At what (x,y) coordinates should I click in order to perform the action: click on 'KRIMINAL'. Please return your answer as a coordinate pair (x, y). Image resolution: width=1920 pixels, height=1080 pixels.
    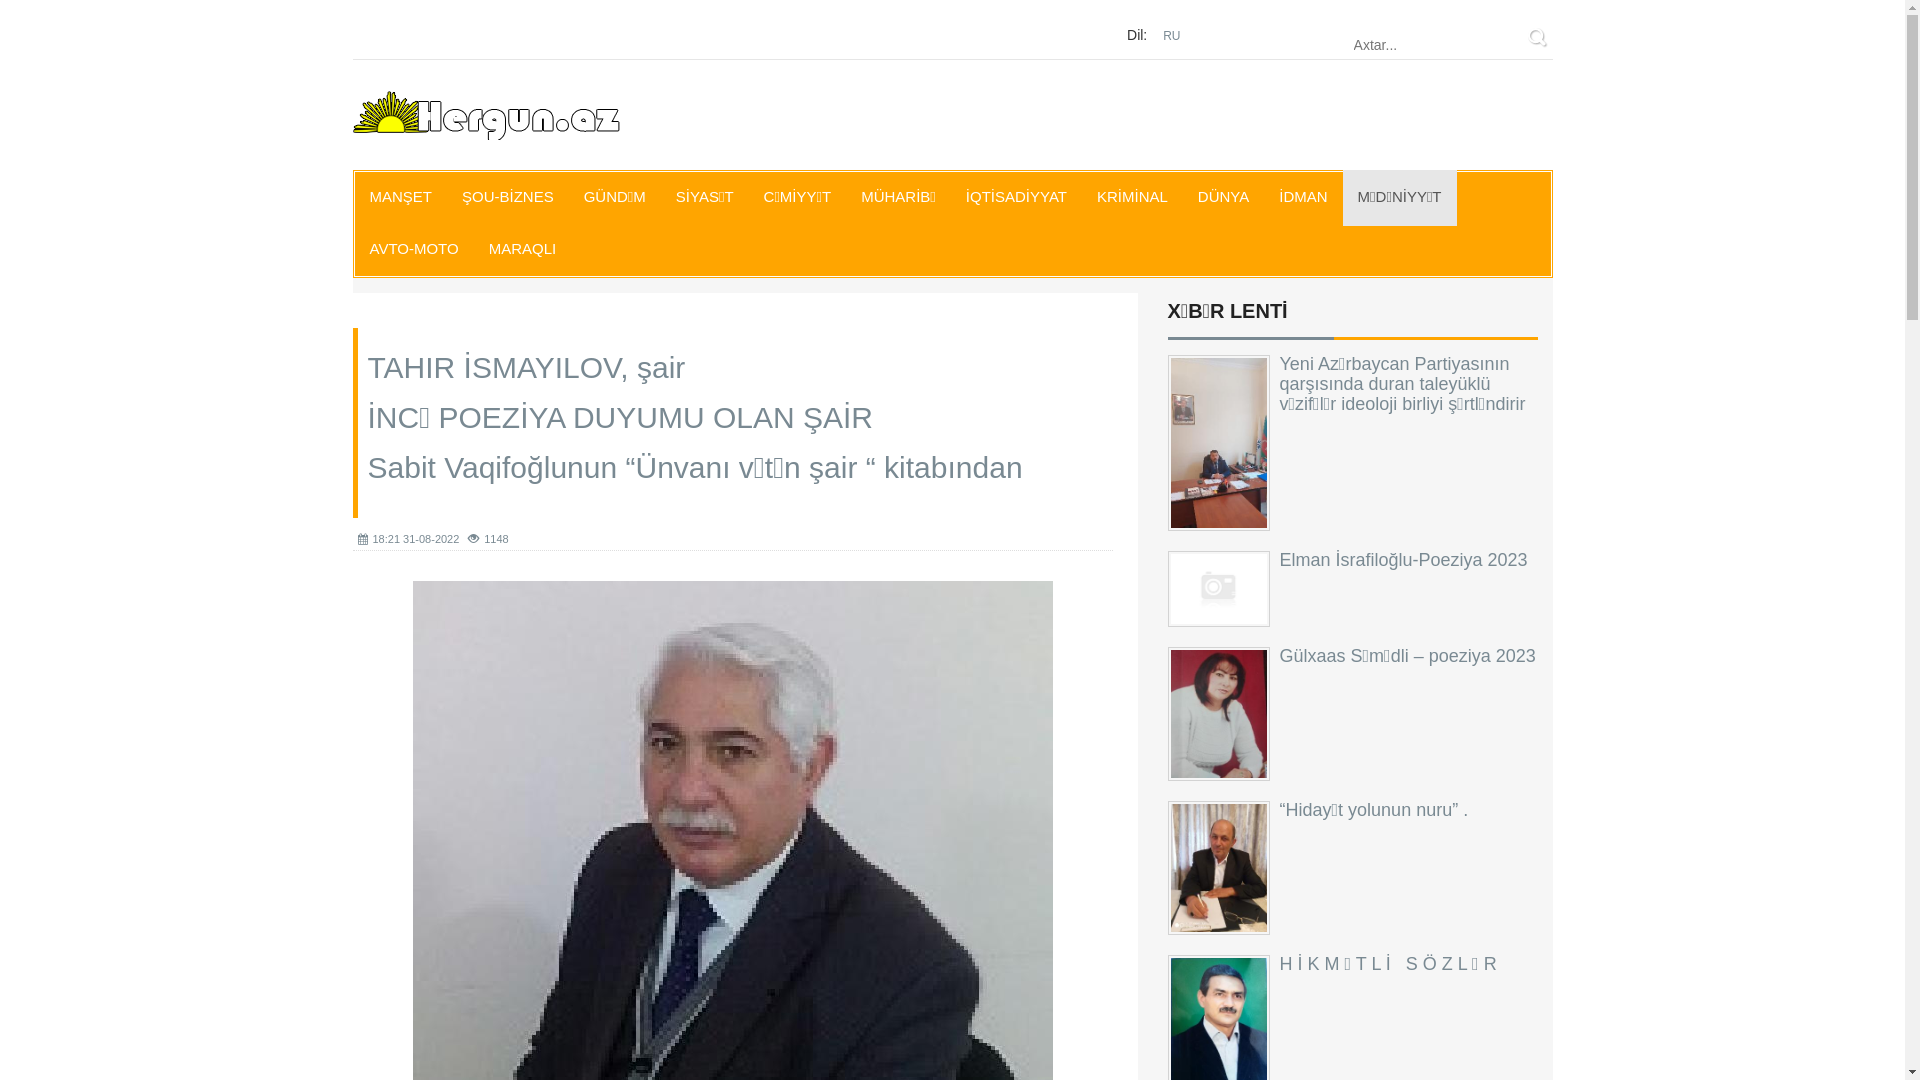
    Looking at the image, I should click on (1080, 197).